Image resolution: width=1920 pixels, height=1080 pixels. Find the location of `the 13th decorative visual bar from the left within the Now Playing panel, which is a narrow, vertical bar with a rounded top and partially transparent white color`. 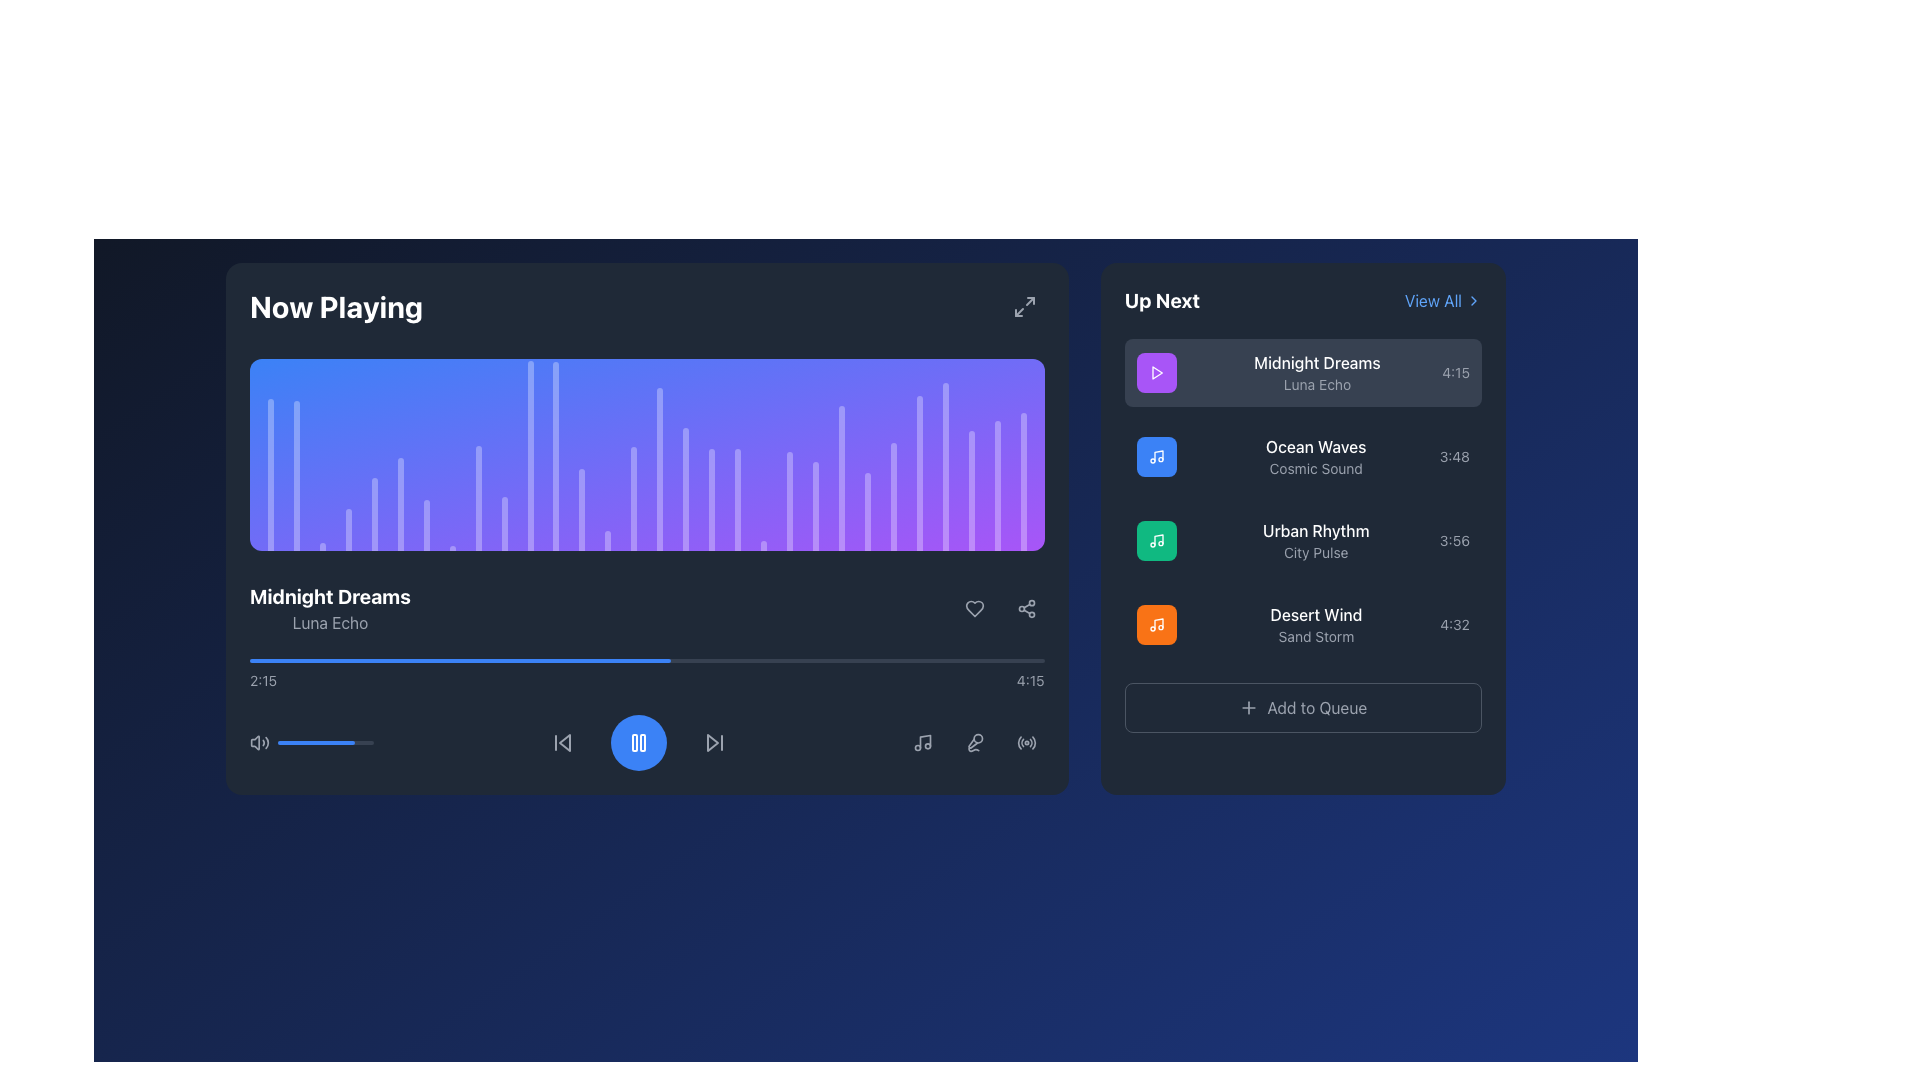

the 13th decorative visual bar from the left within the Now Playing panel, which is a narrow, vertical bar with a rounded top and partially transparent white color is located at coordinates (607, 541).